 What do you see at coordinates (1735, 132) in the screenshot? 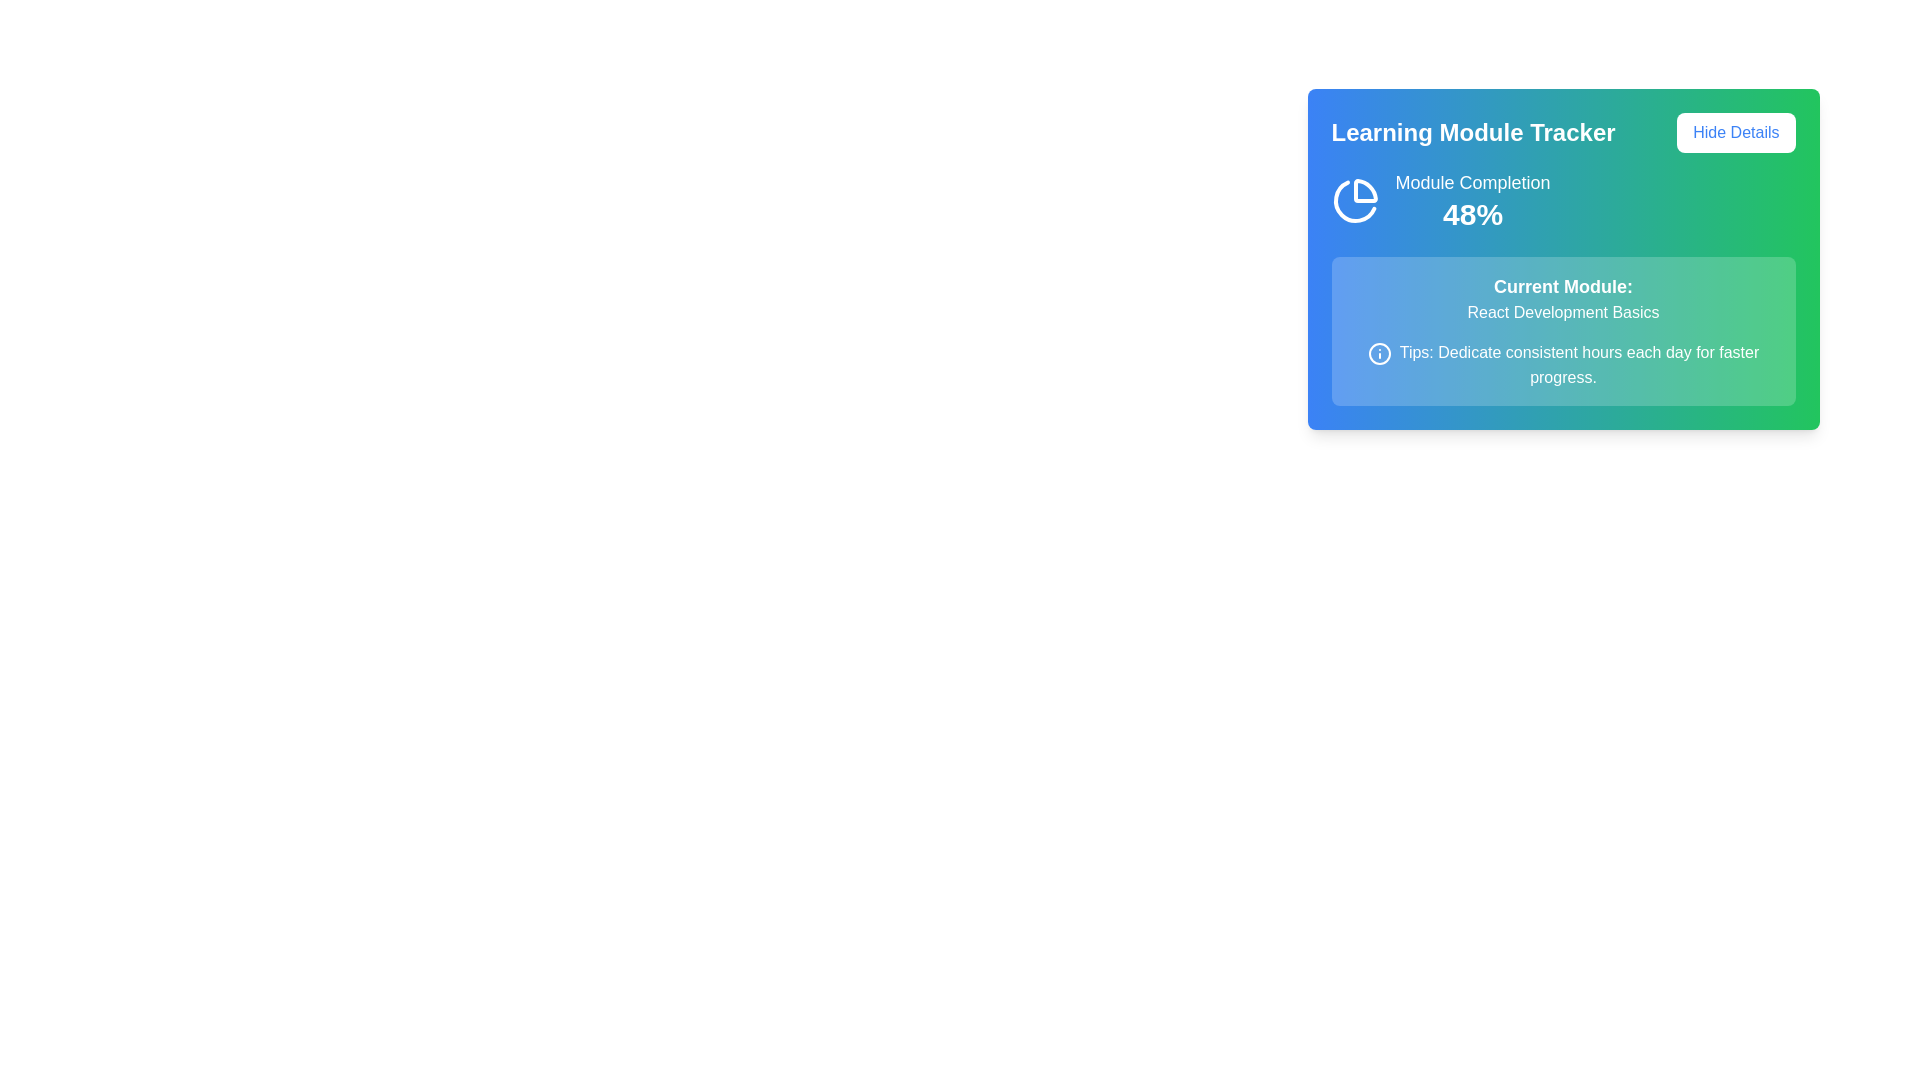
I see `the 'Hide Details' button located at the top-right corner of the 'Learning Module Tracker' section to hide the associated details` at bounding box center [1735, 132].